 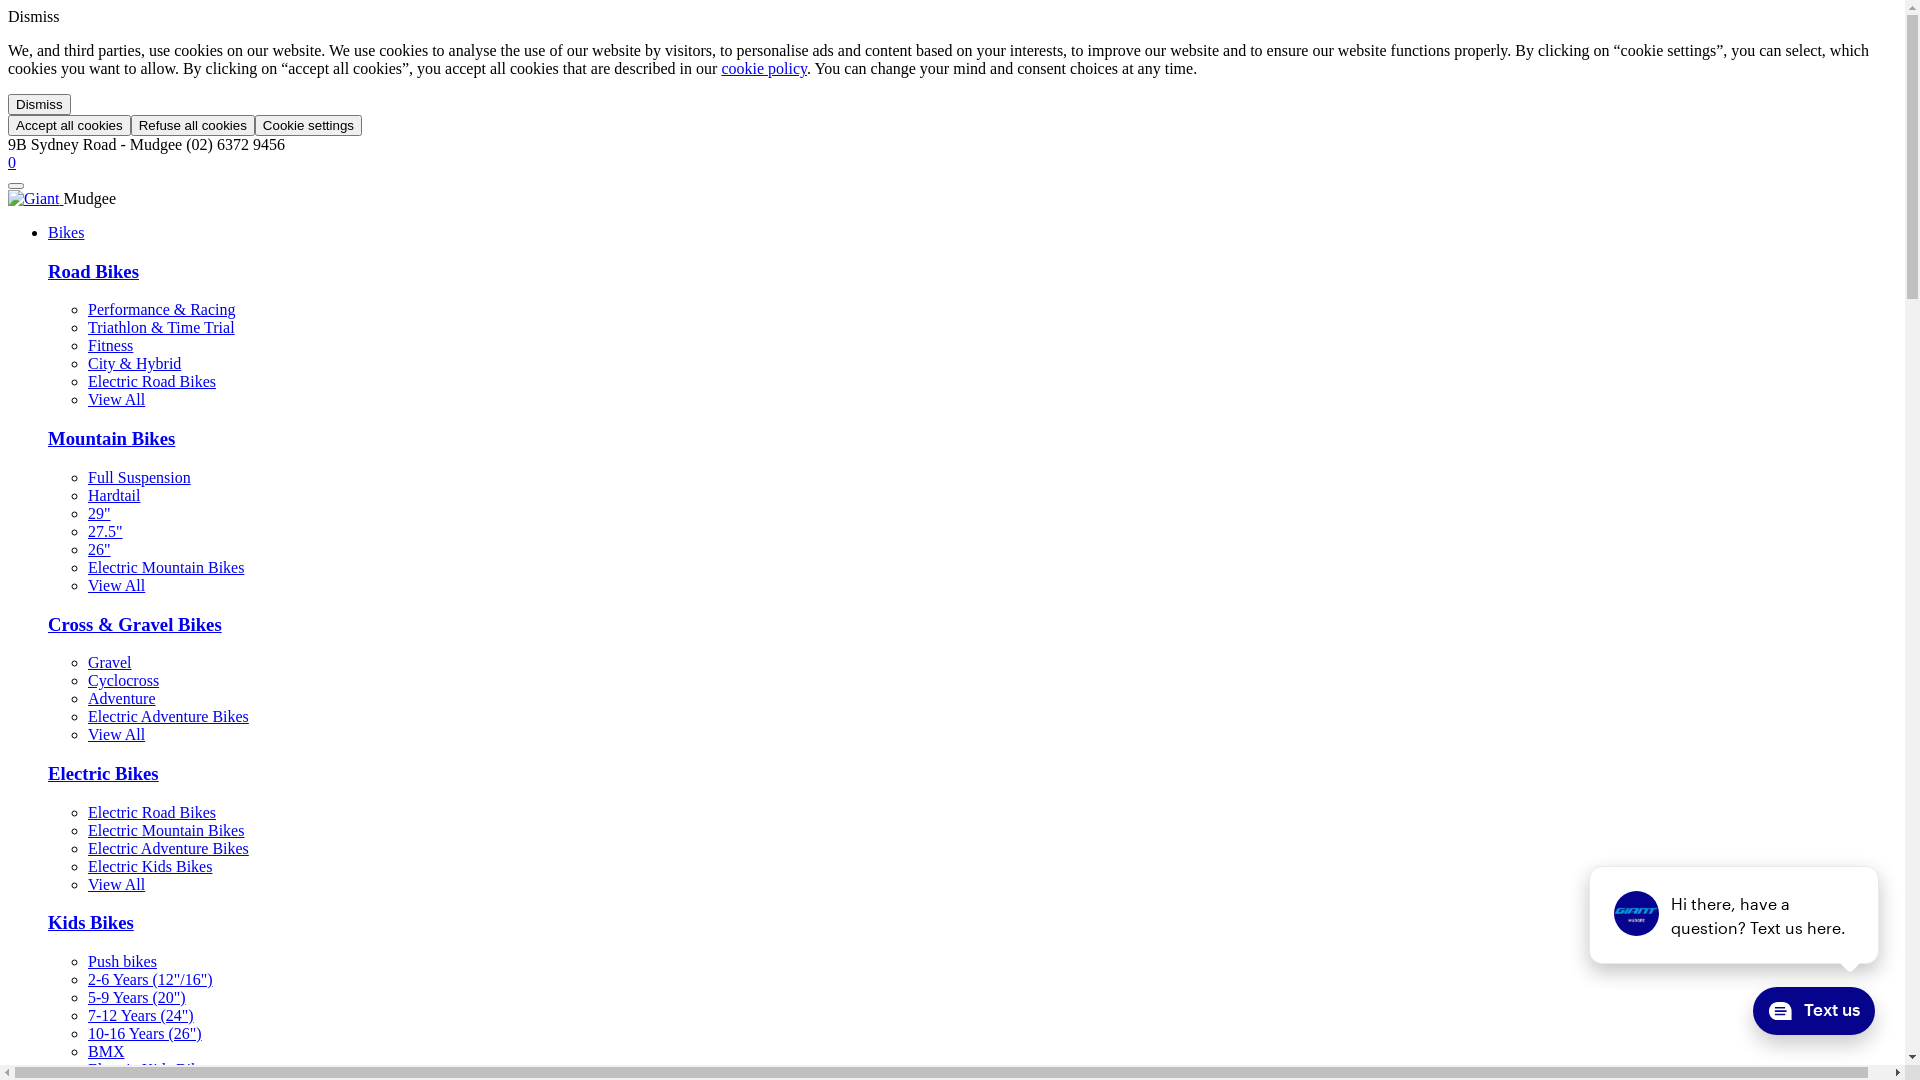 I want to click on 'Electric Mountain Bikes', so click(x=166, y=567).